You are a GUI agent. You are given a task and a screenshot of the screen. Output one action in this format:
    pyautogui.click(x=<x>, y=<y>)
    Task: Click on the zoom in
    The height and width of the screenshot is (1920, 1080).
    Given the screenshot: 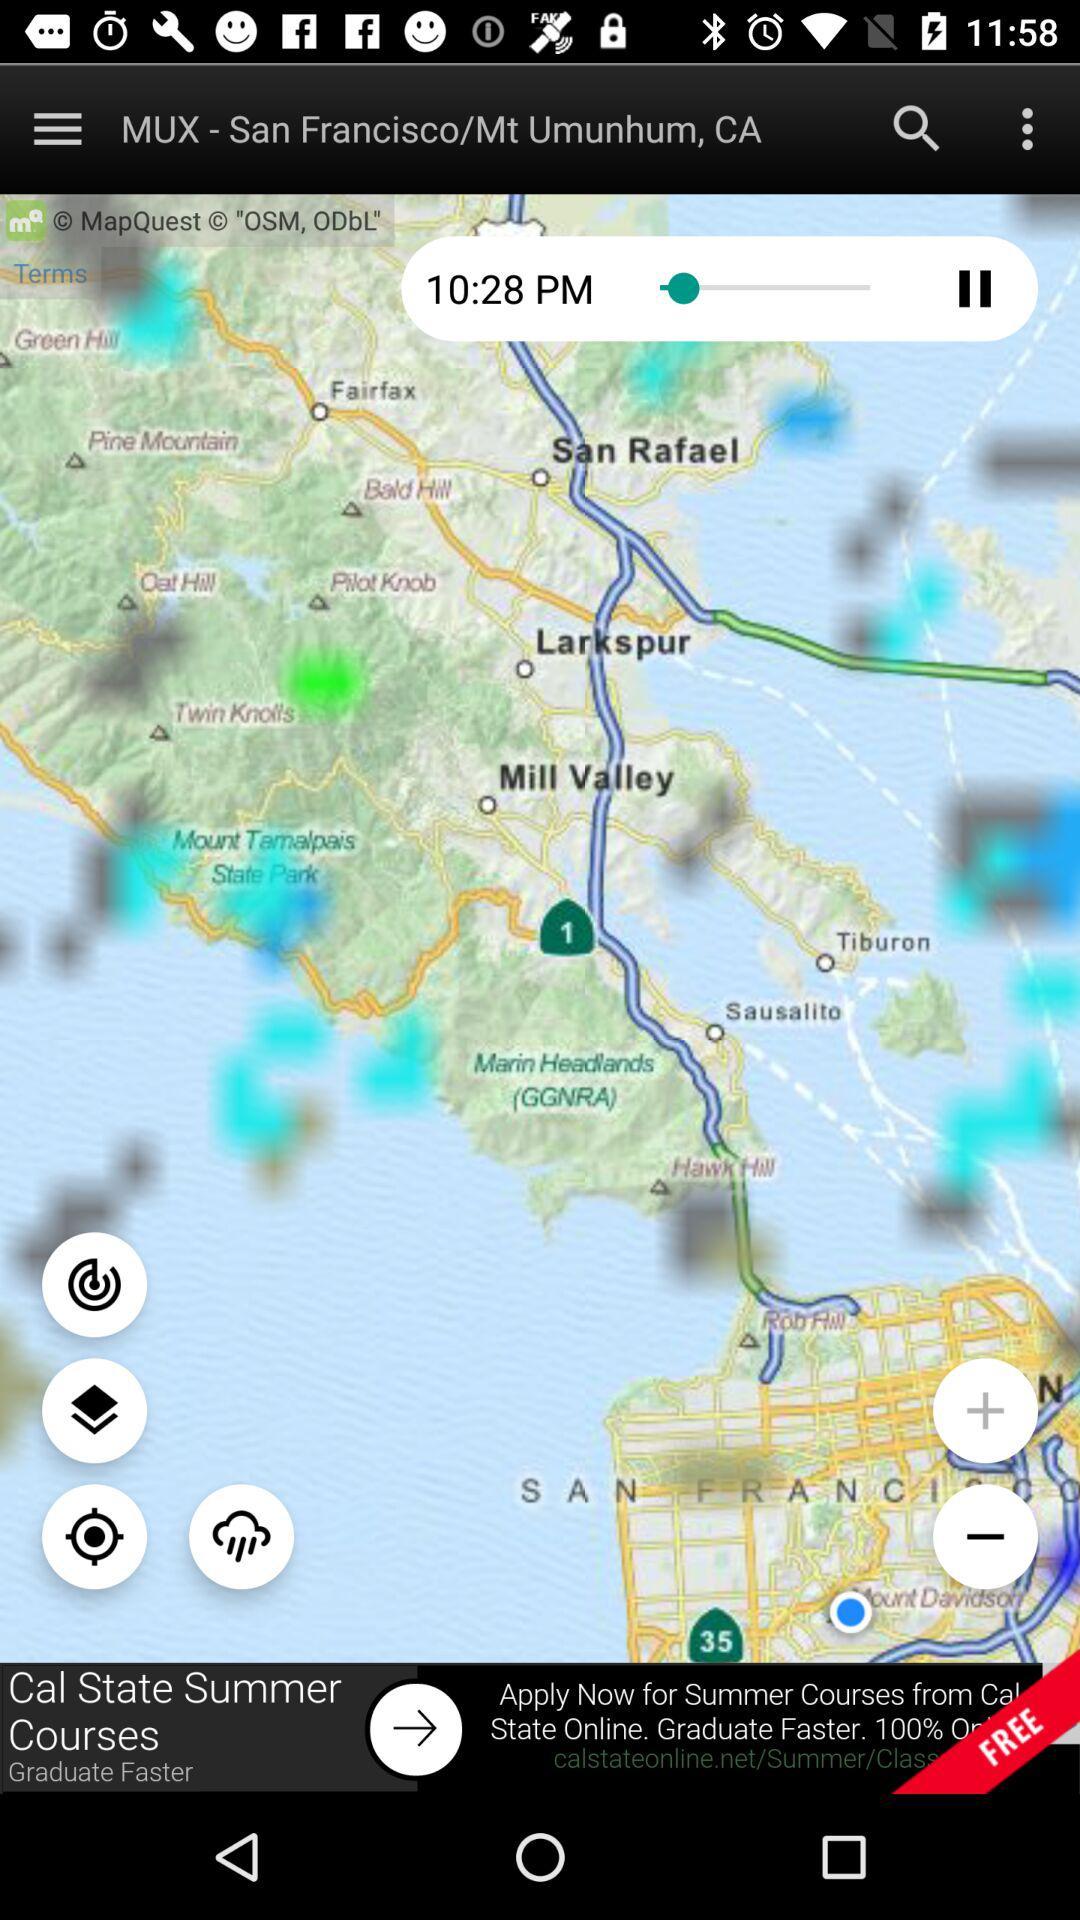 What is the action you would take?
    pyautogui.click(x=984, y=1409)
    